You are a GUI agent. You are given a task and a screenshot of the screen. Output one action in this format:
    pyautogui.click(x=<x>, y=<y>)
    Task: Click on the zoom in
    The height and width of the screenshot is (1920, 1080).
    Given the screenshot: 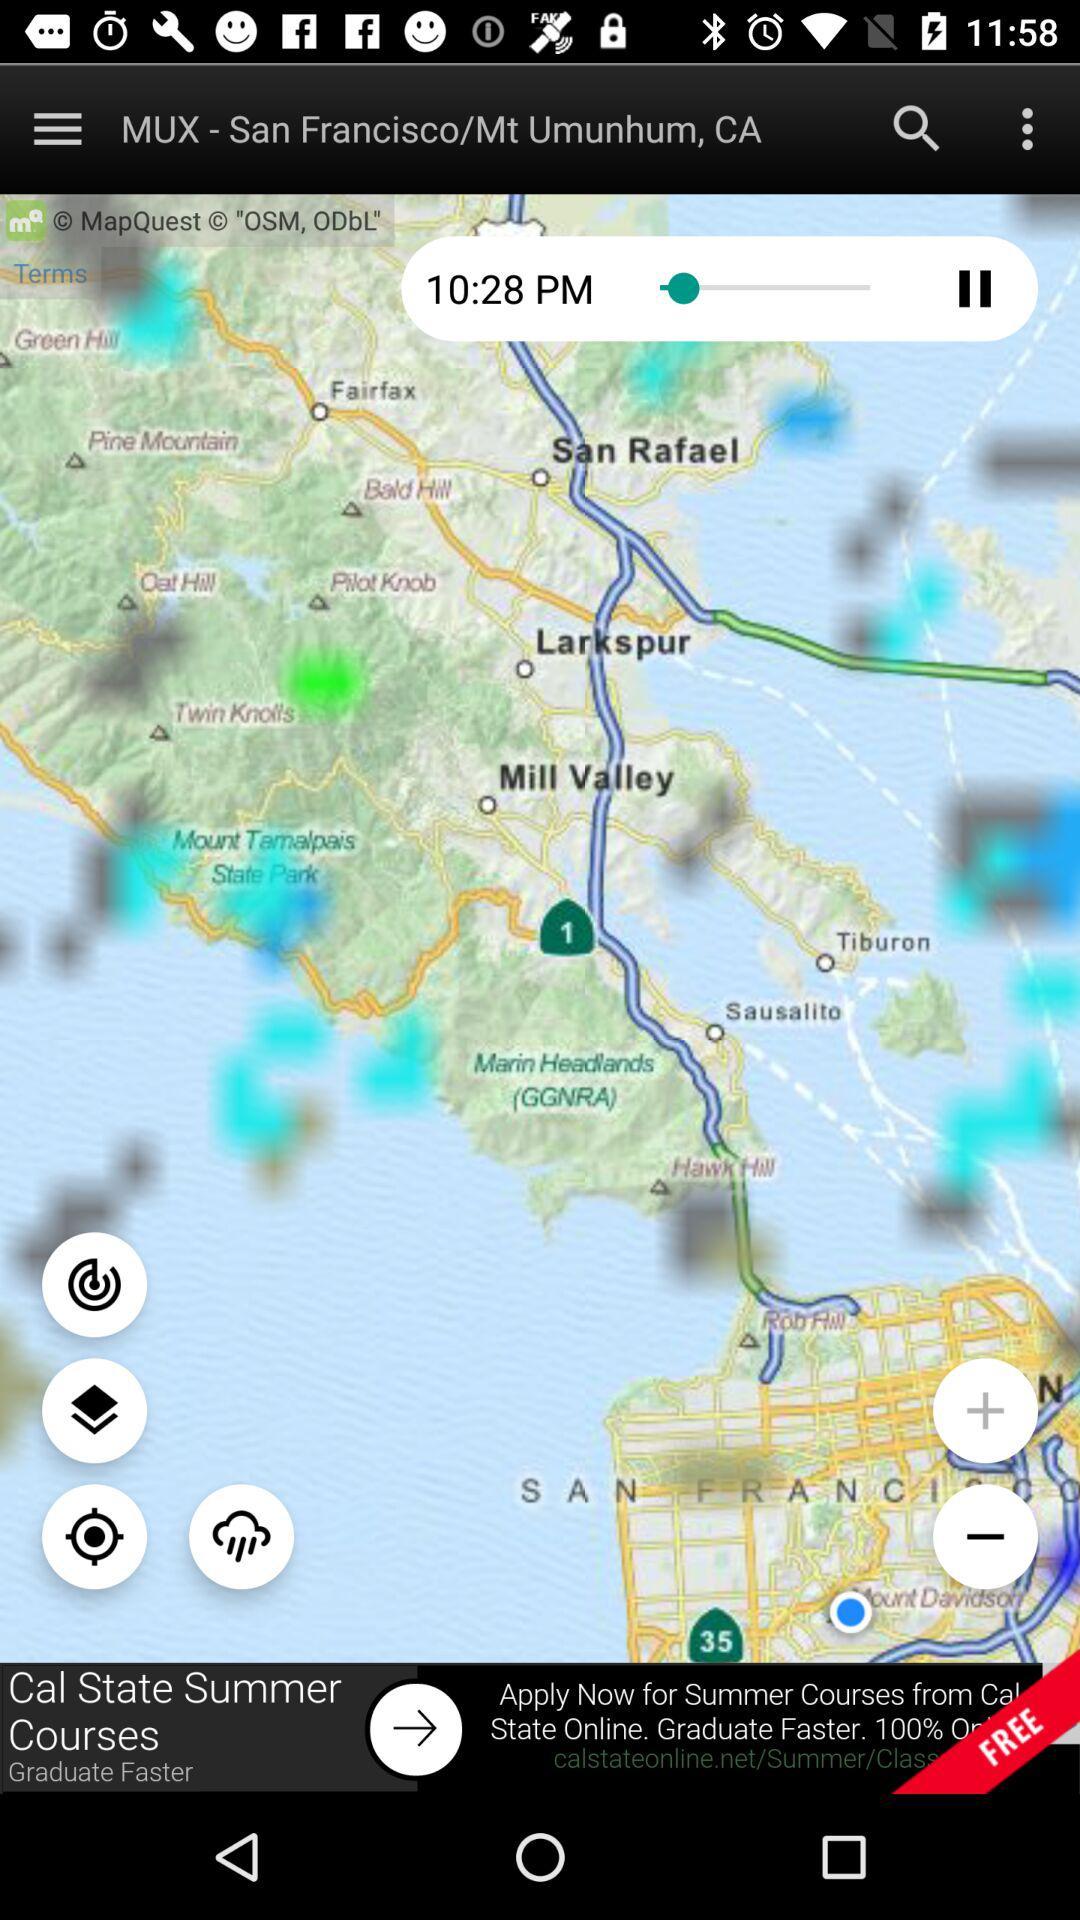 What is the action you would take?
    pyautogui.click(x=984, y=1409)
    